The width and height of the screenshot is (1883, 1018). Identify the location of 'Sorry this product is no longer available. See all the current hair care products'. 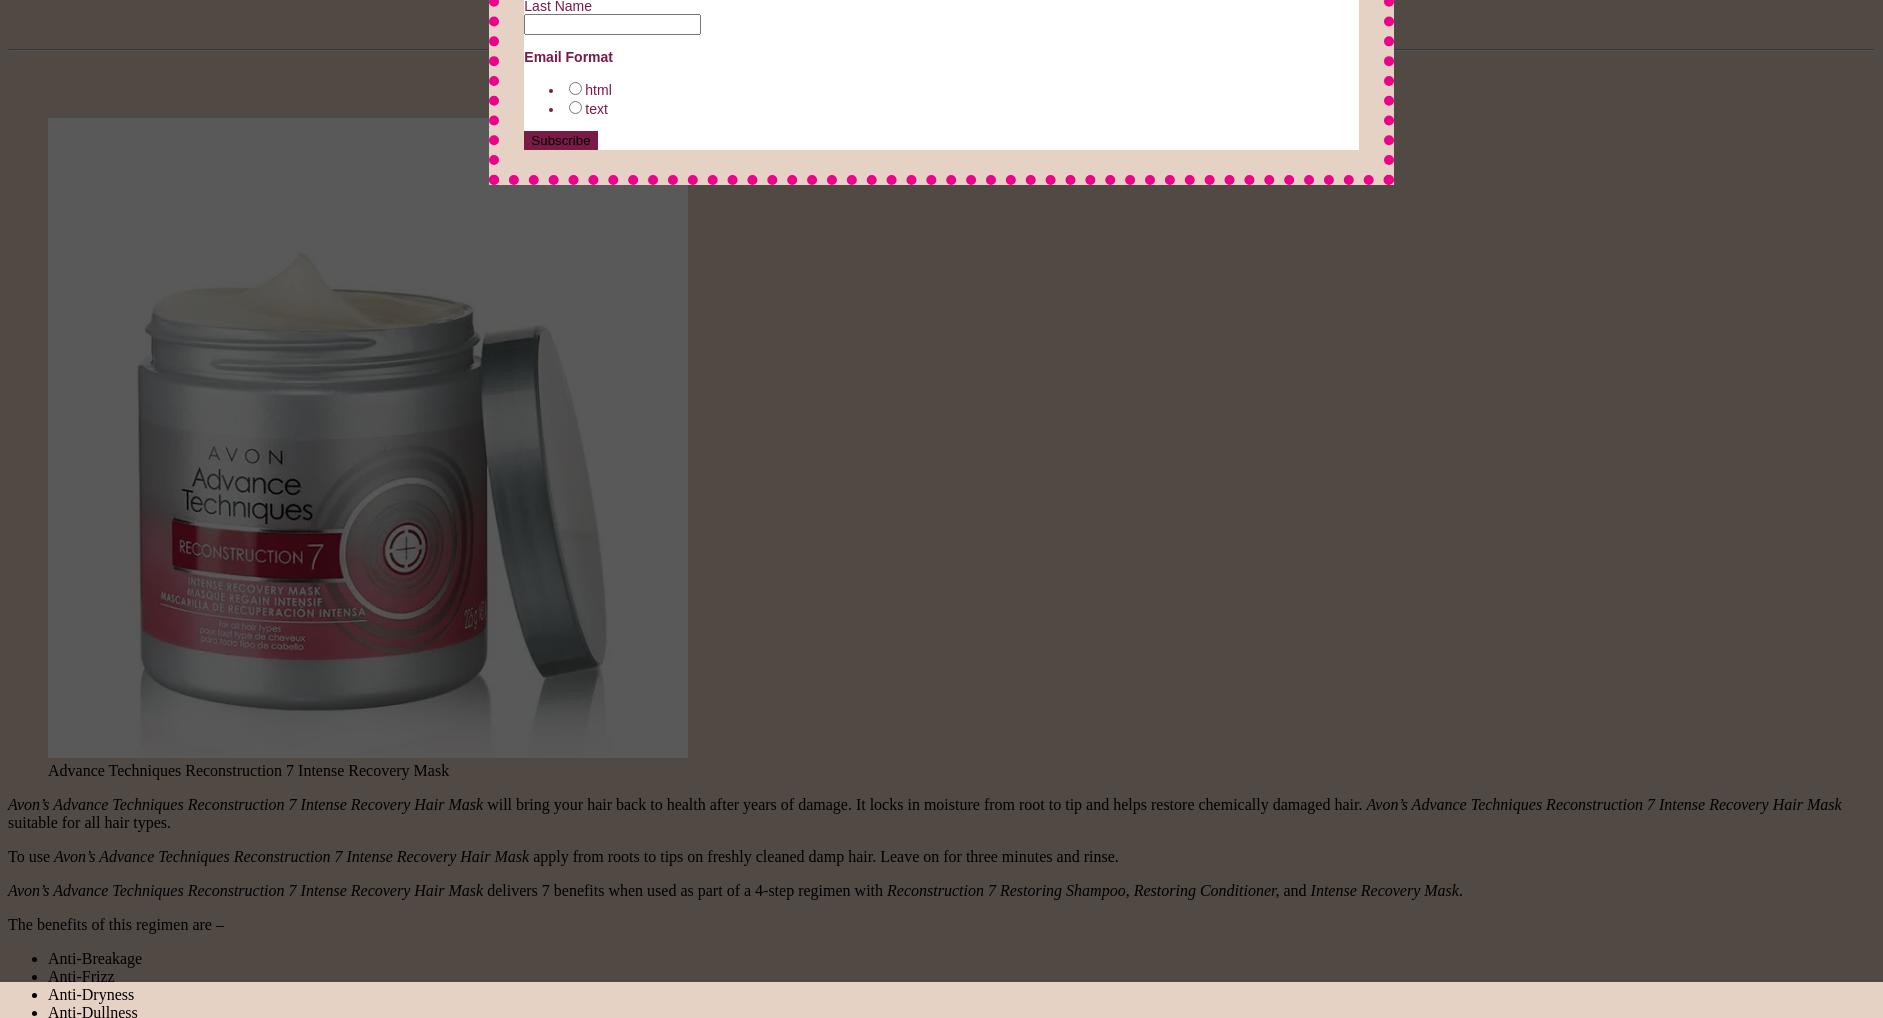
(922, 16).